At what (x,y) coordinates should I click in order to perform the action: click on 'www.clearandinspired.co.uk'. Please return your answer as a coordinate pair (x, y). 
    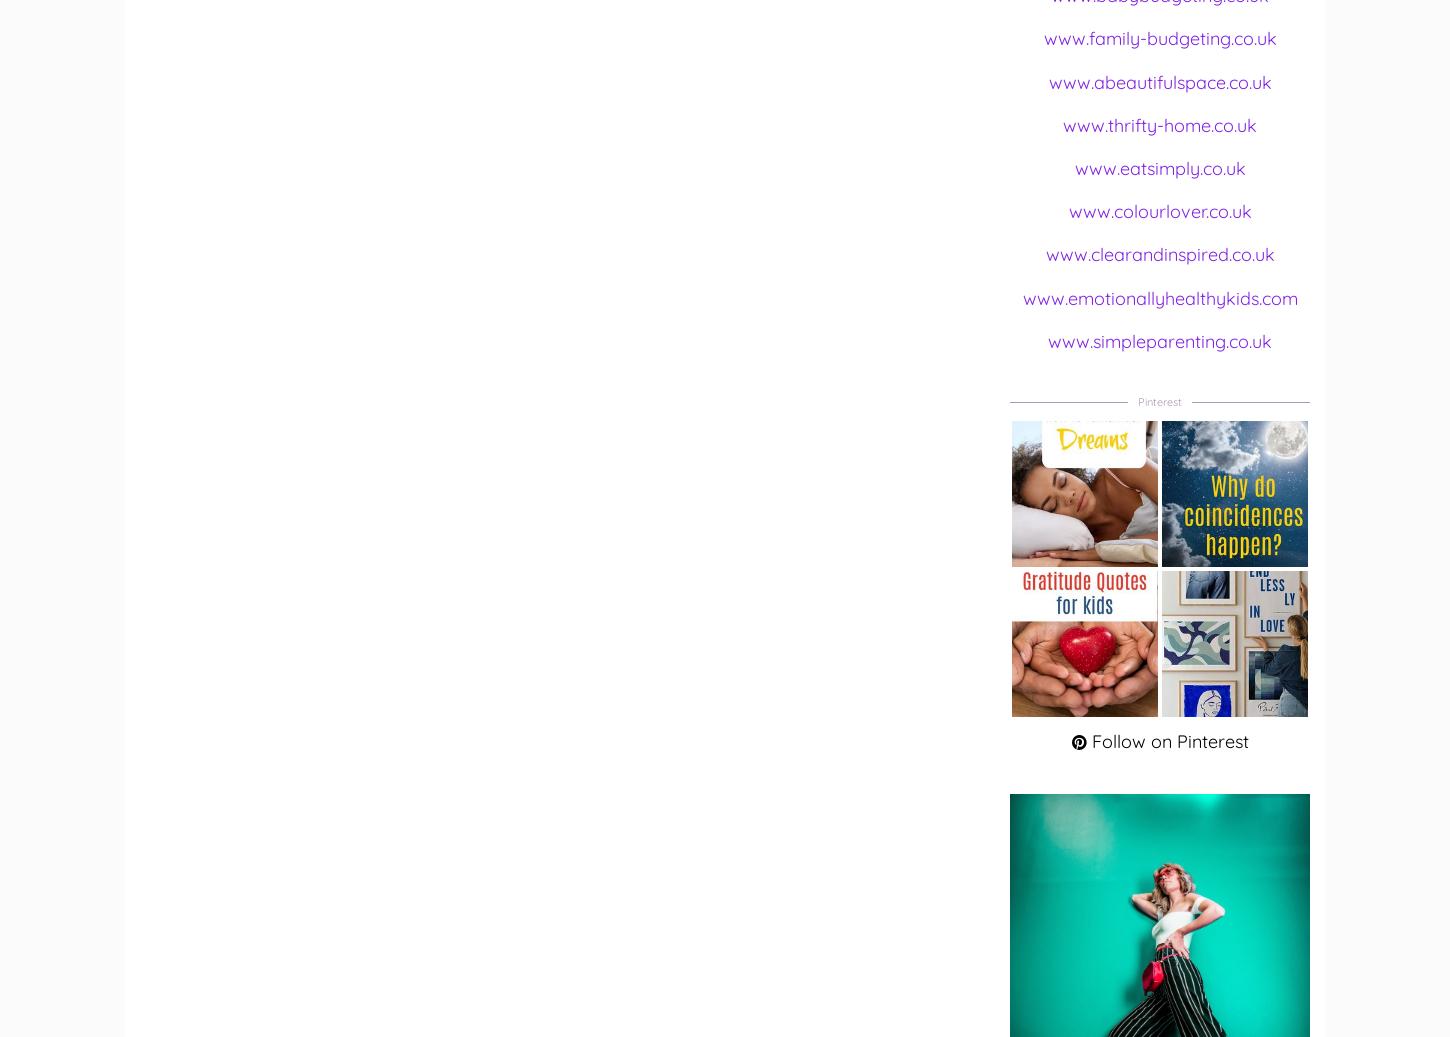
    Looking at the image, I should click on (1045, 253).